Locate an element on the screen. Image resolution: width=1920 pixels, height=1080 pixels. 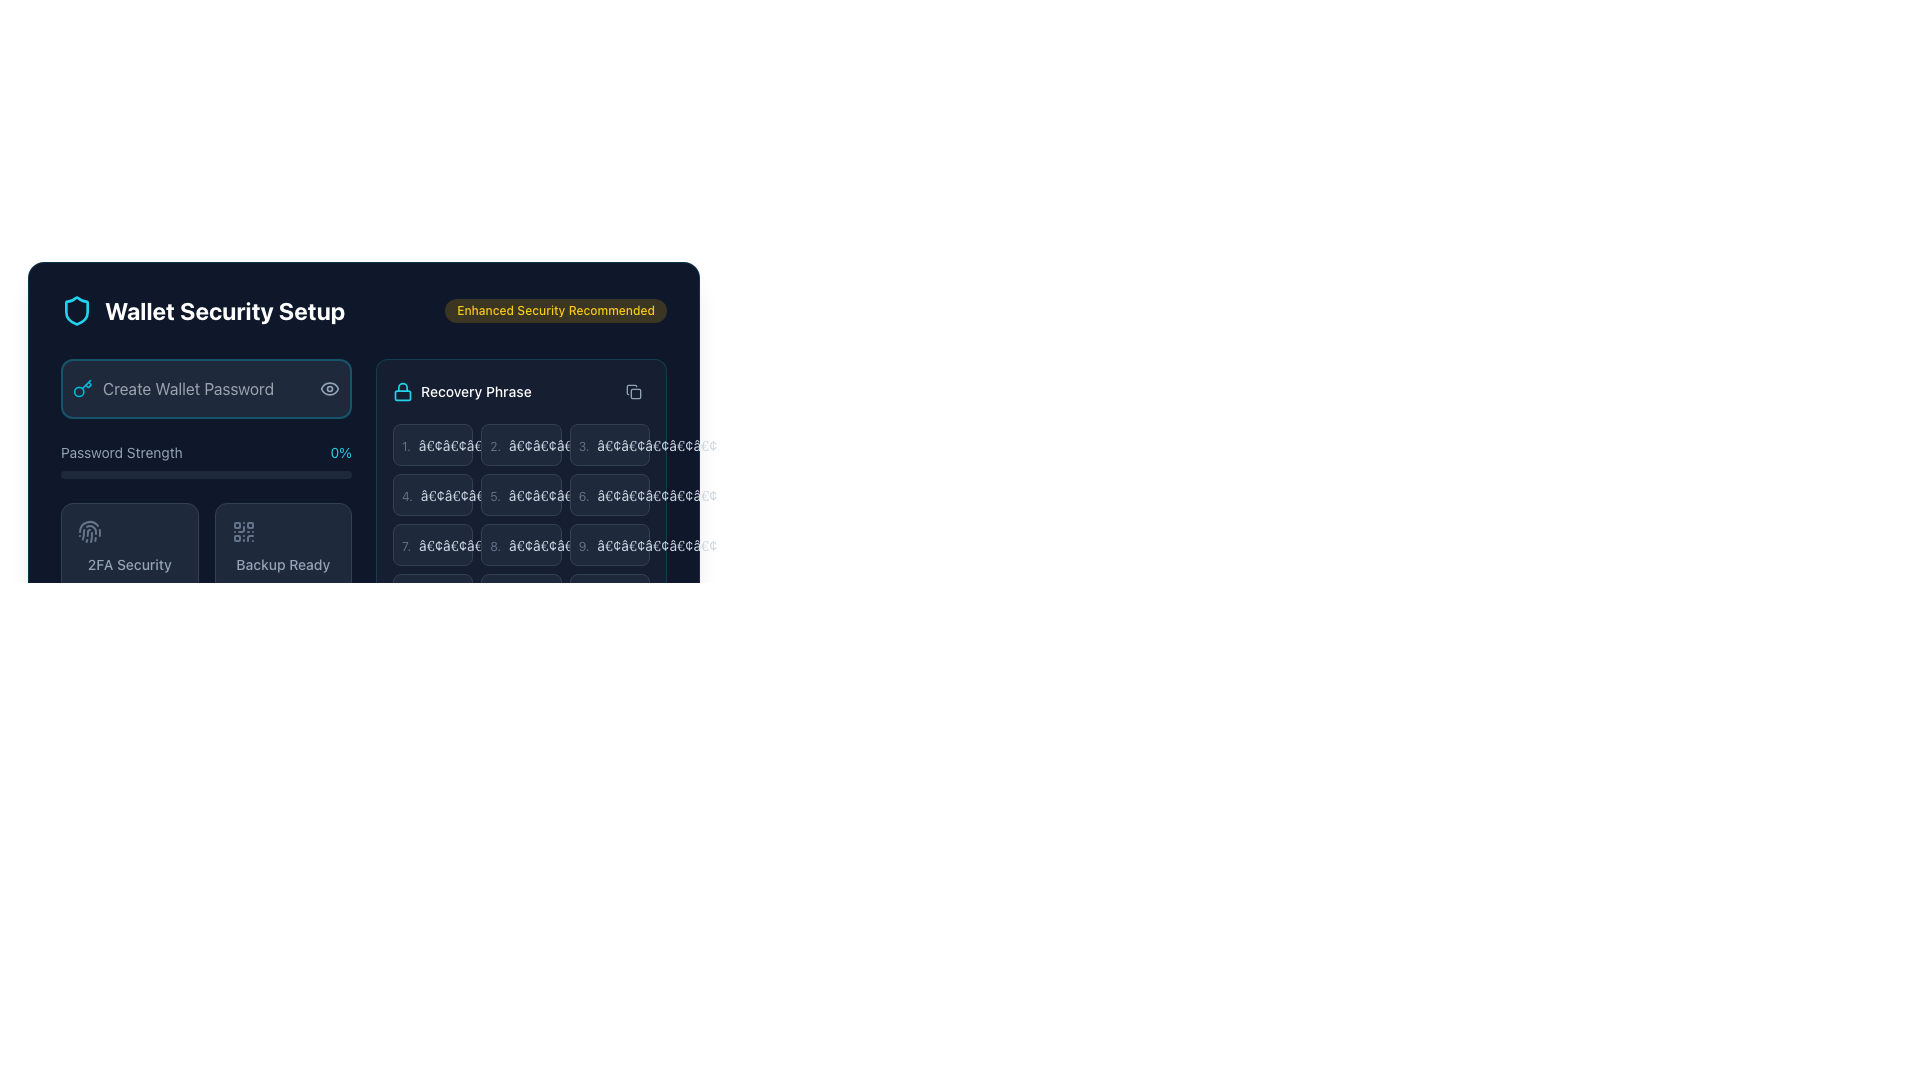
seventh item in the grid under the 'Recovery Phrase' section, which serves as a placeholder for a recovery phrase segment is located at coordinates (432, 544).